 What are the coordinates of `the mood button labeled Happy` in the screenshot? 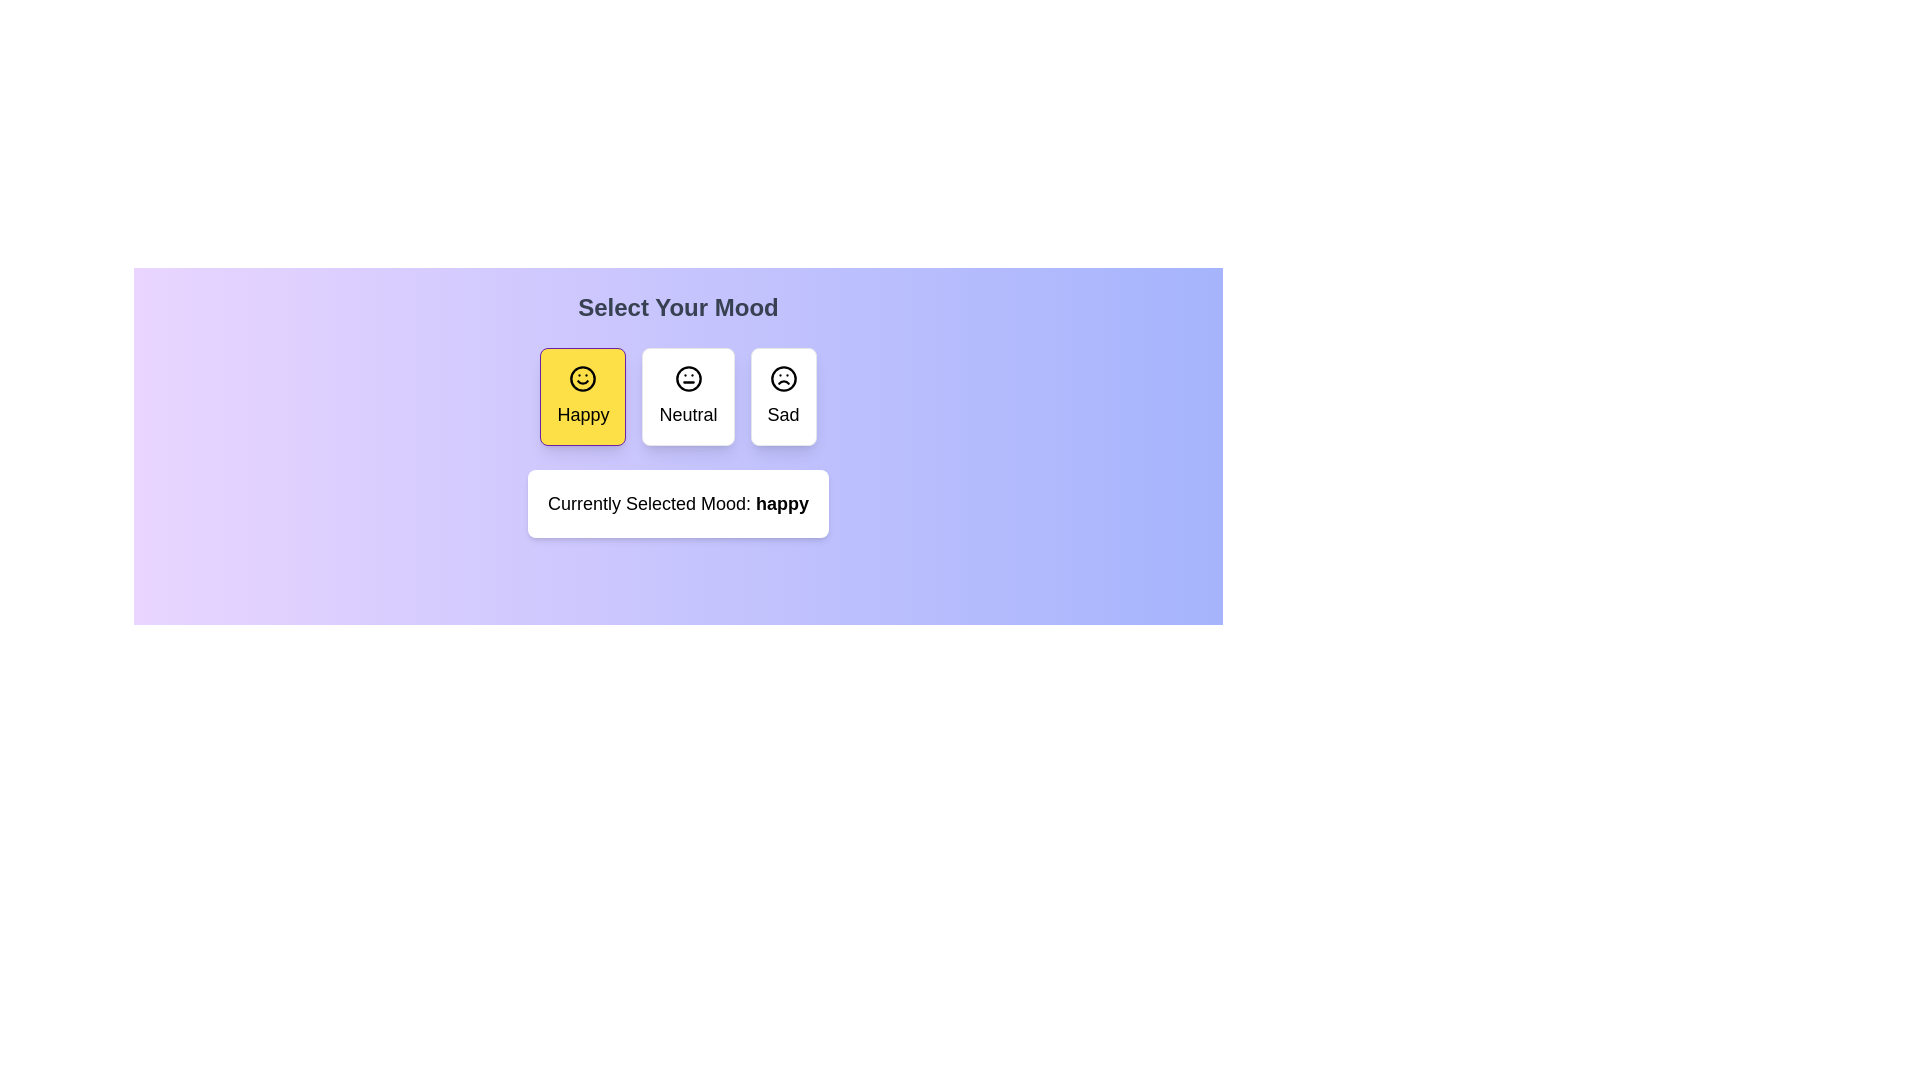 It's located at (582, 397).